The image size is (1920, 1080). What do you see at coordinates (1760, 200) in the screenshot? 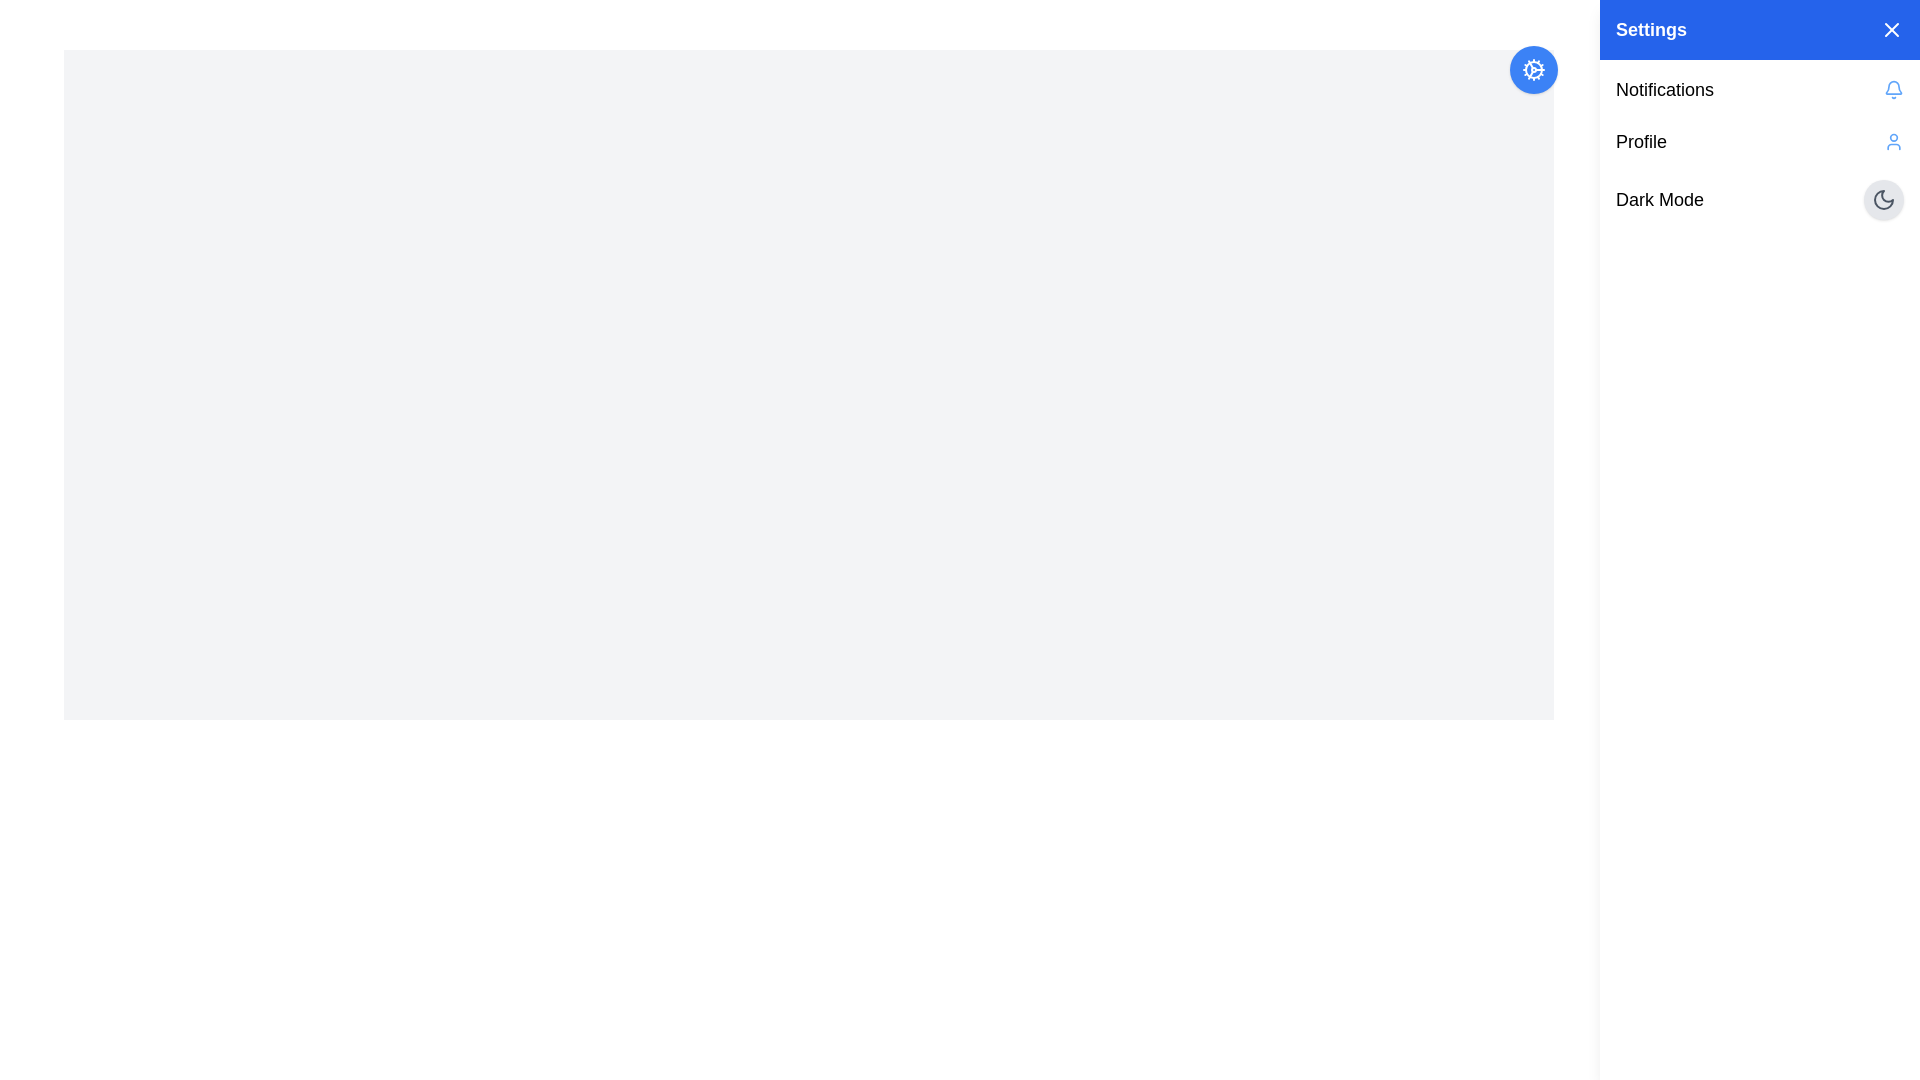
I see `the third list item in the right-side settings panel, which toggles the UI theme to dark mode` at bounding box center [1760, 200].